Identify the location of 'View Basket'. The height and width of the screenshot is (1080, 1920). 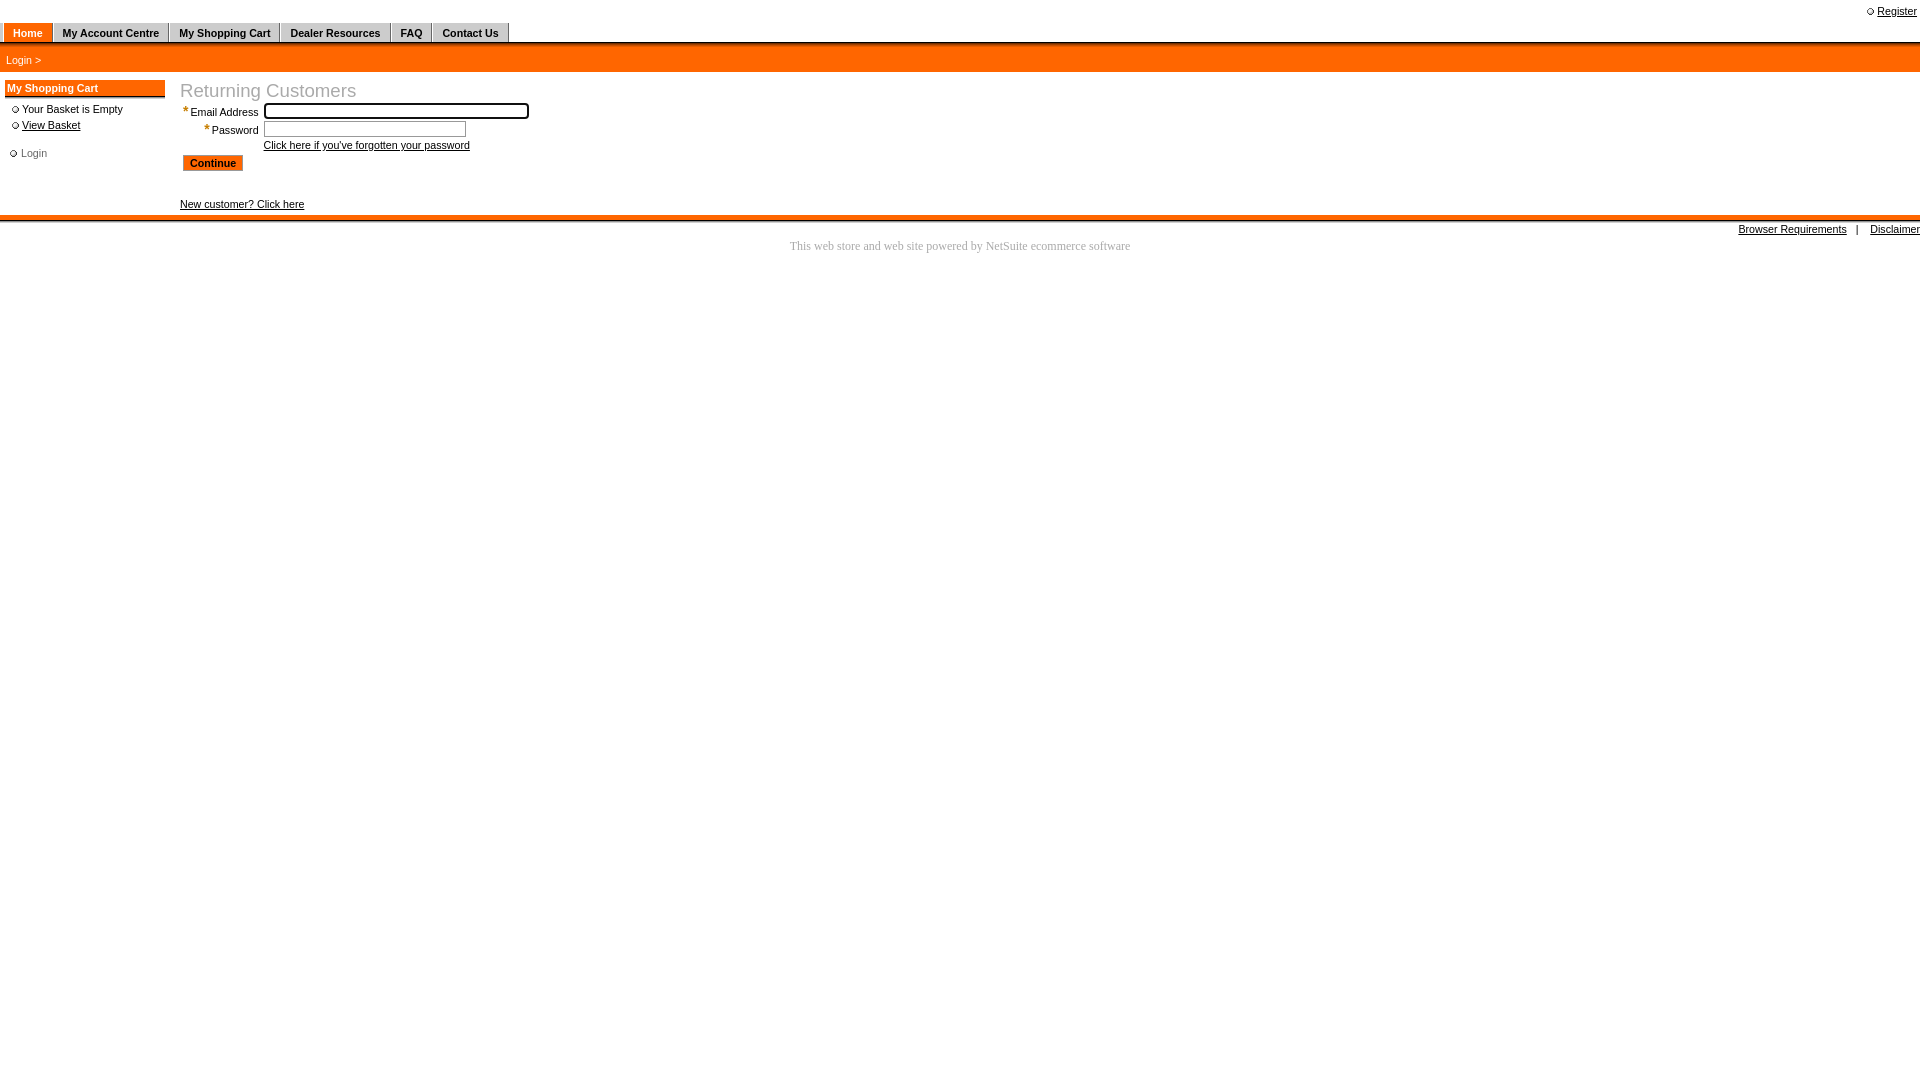
(51, 124).